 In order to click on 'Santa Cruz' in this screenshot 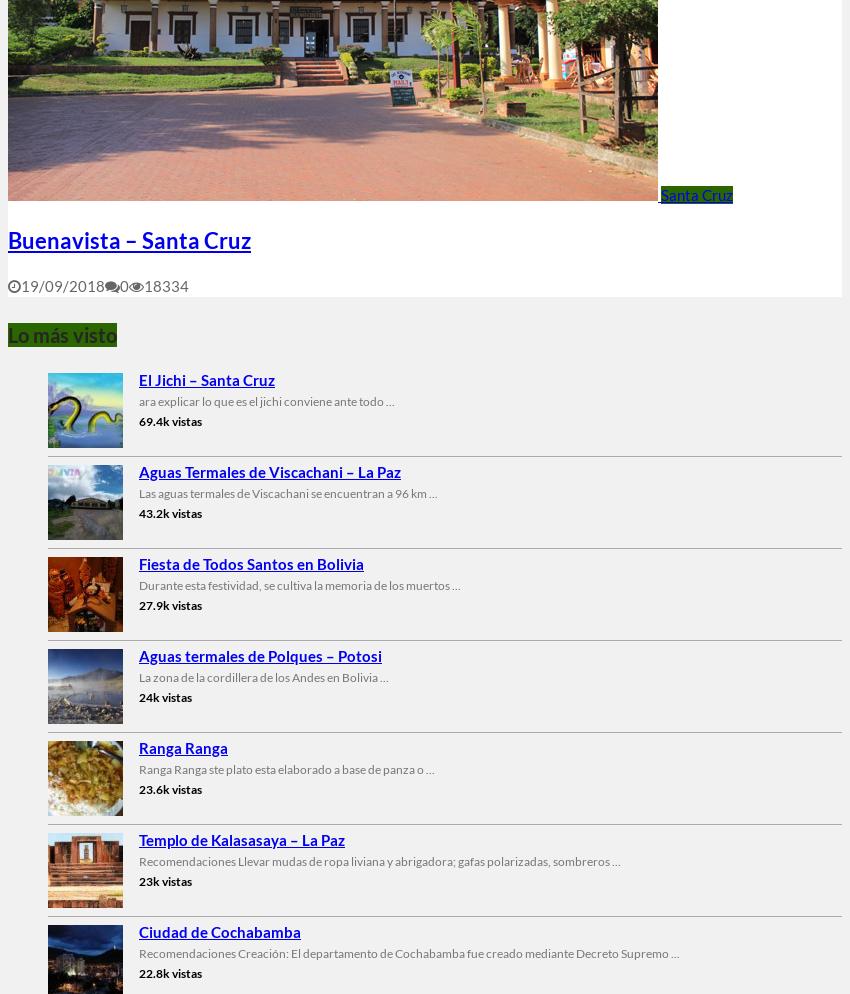, I will do `click(696, 194)`.